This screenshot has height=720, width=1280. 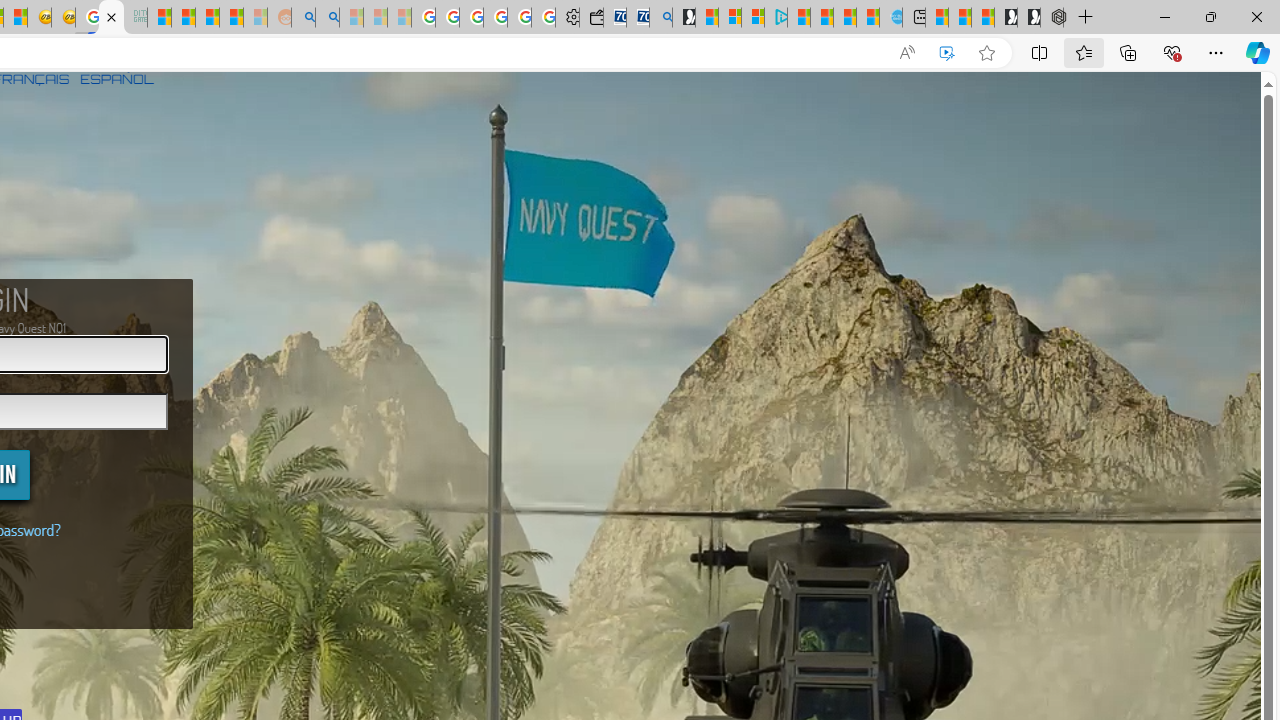 I want to click on 'Wallet', so click(x=590, y=17).